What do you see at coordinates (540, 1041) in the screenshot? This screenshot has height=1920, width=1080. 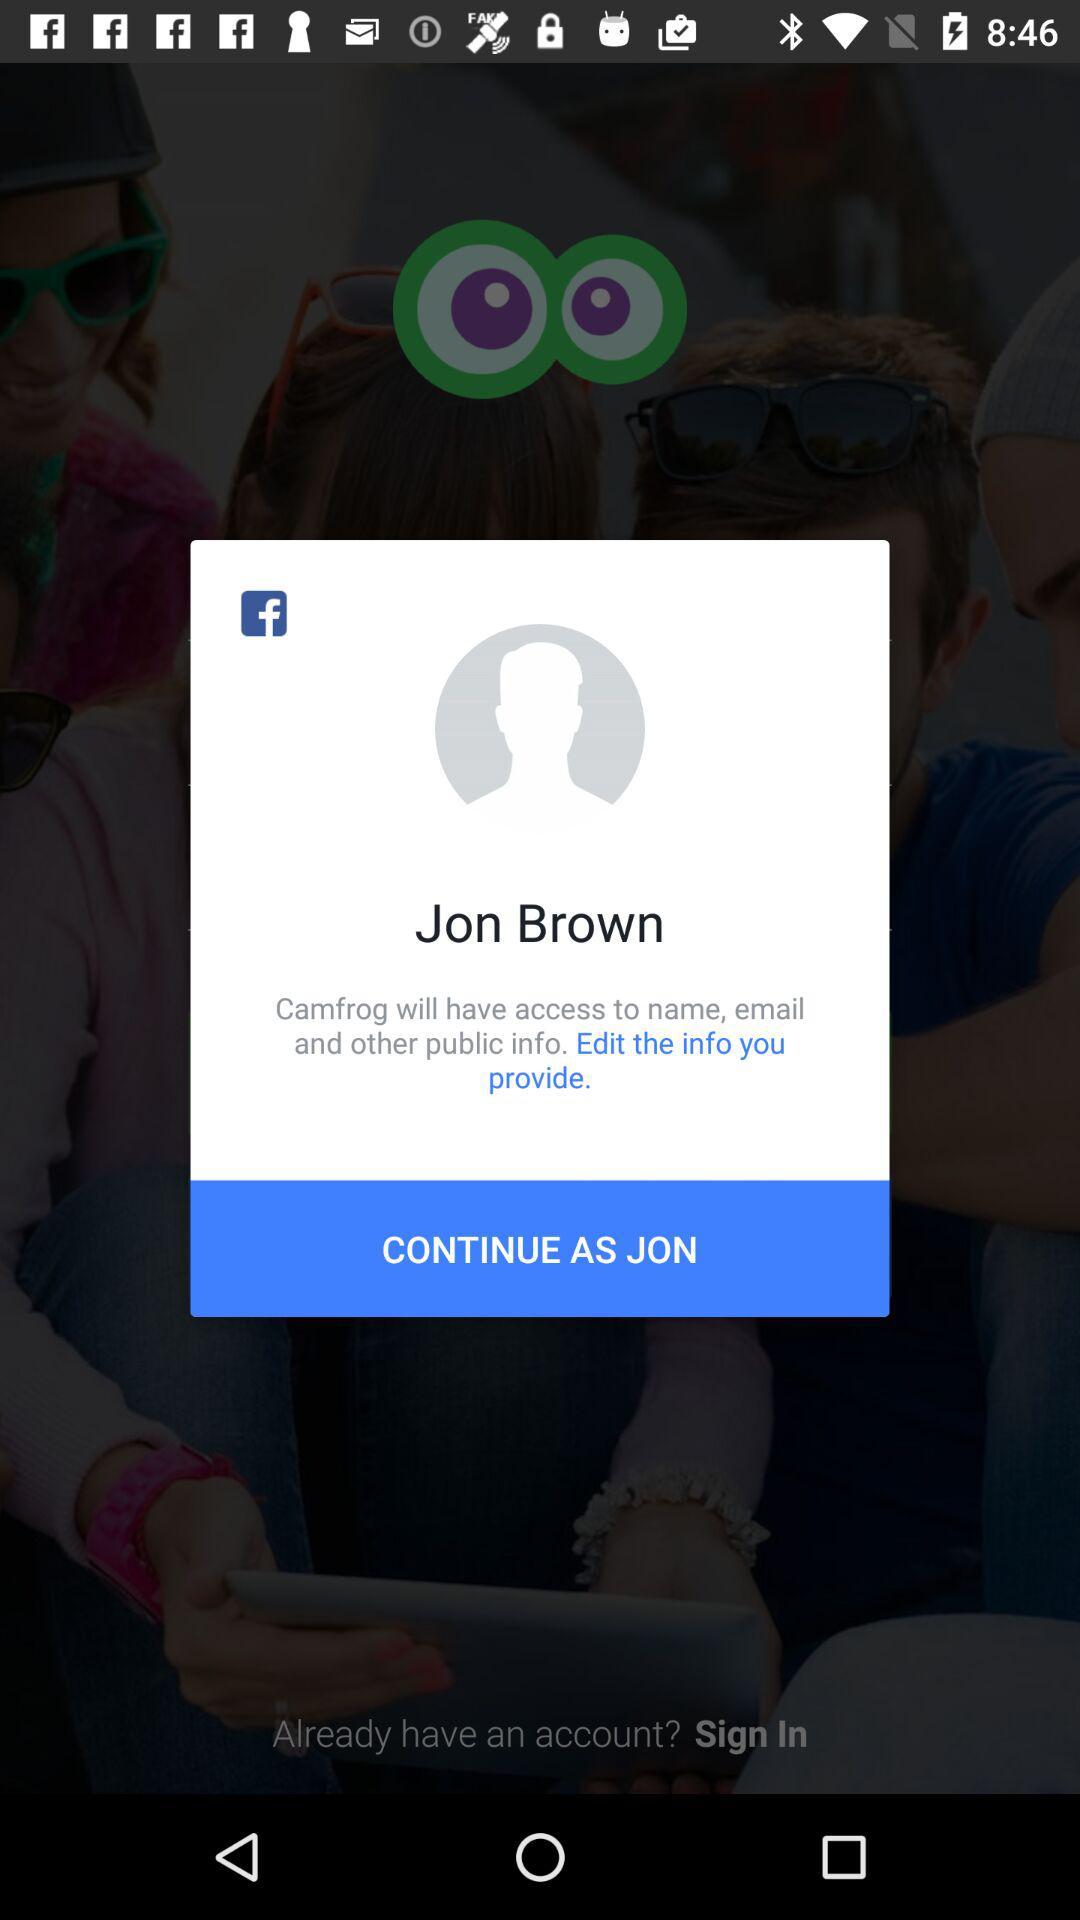 I see `camfrog will have item` at bounding box center [540, 1041].